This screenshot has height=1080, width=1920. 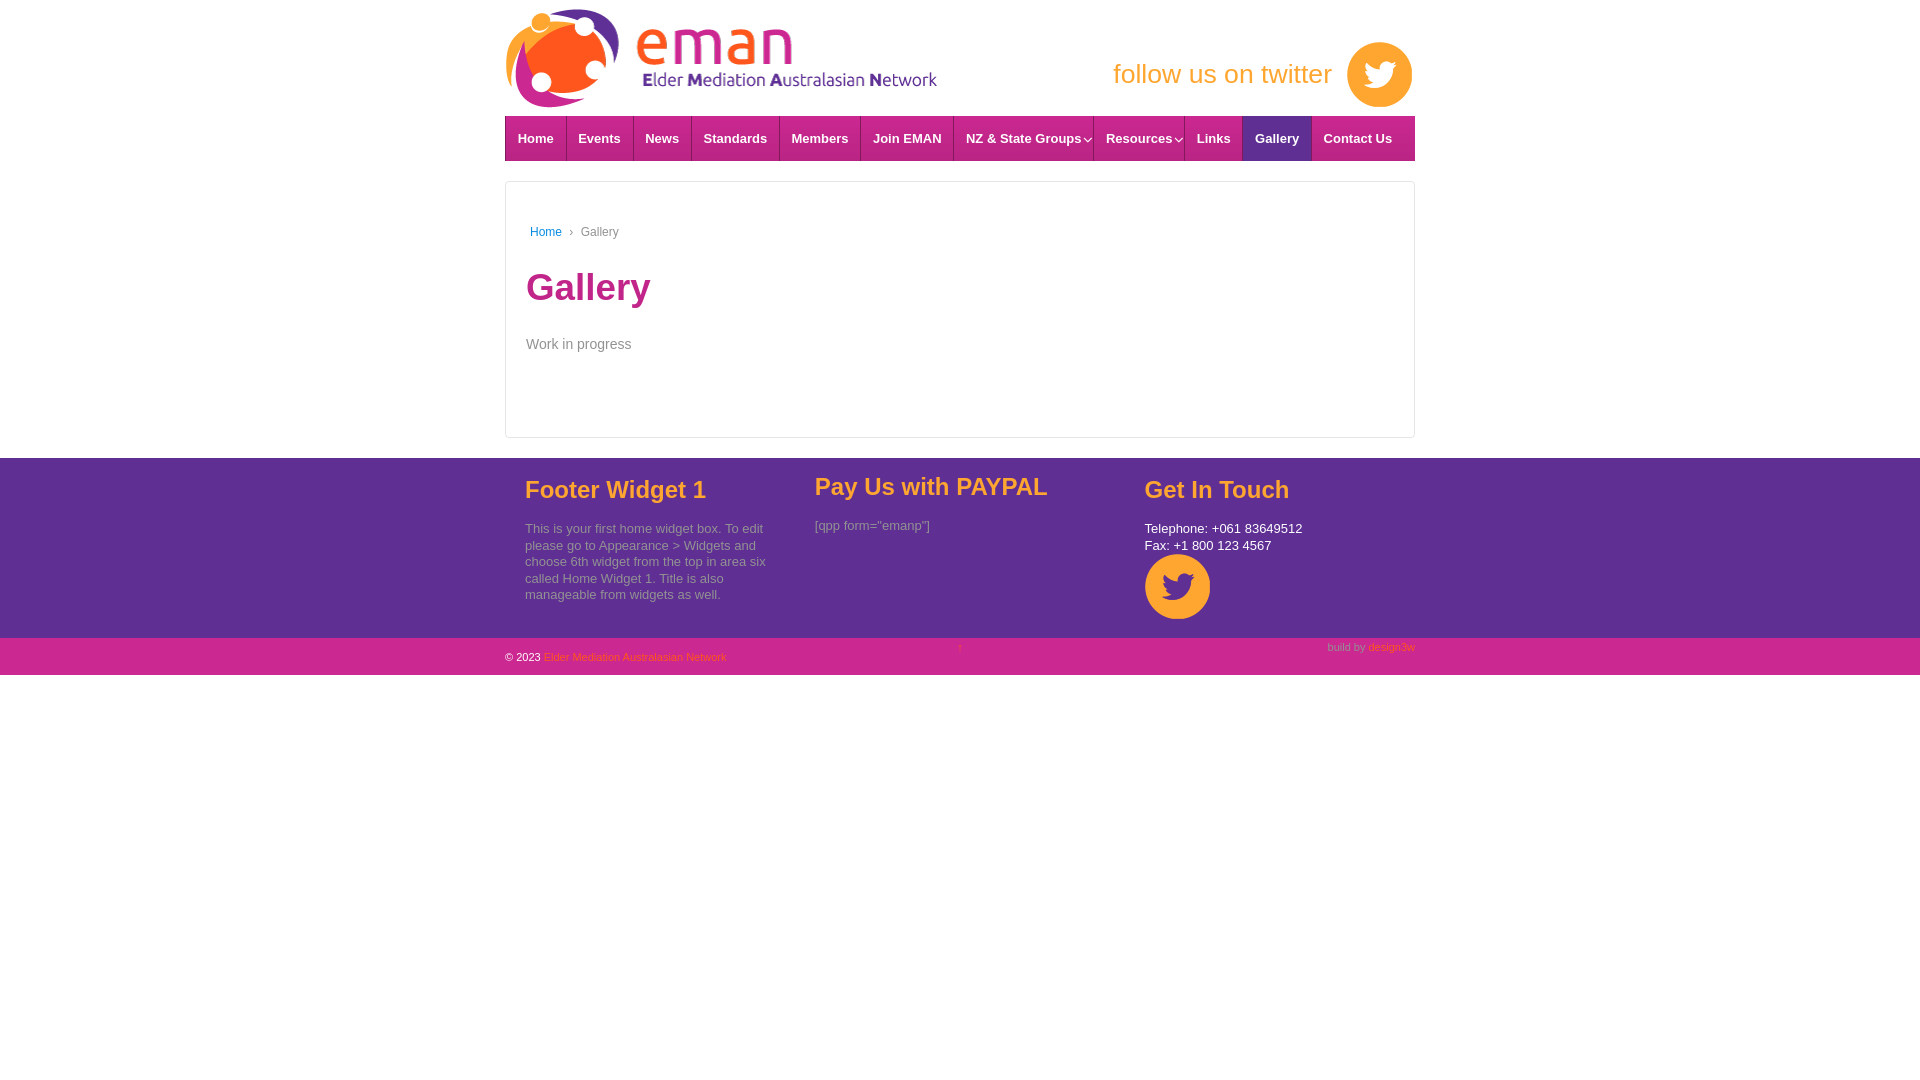 What do you see at coordinates (1275, 137) in the screenshot?
I see `'Gallery'` at bounding box center [1275, 137].